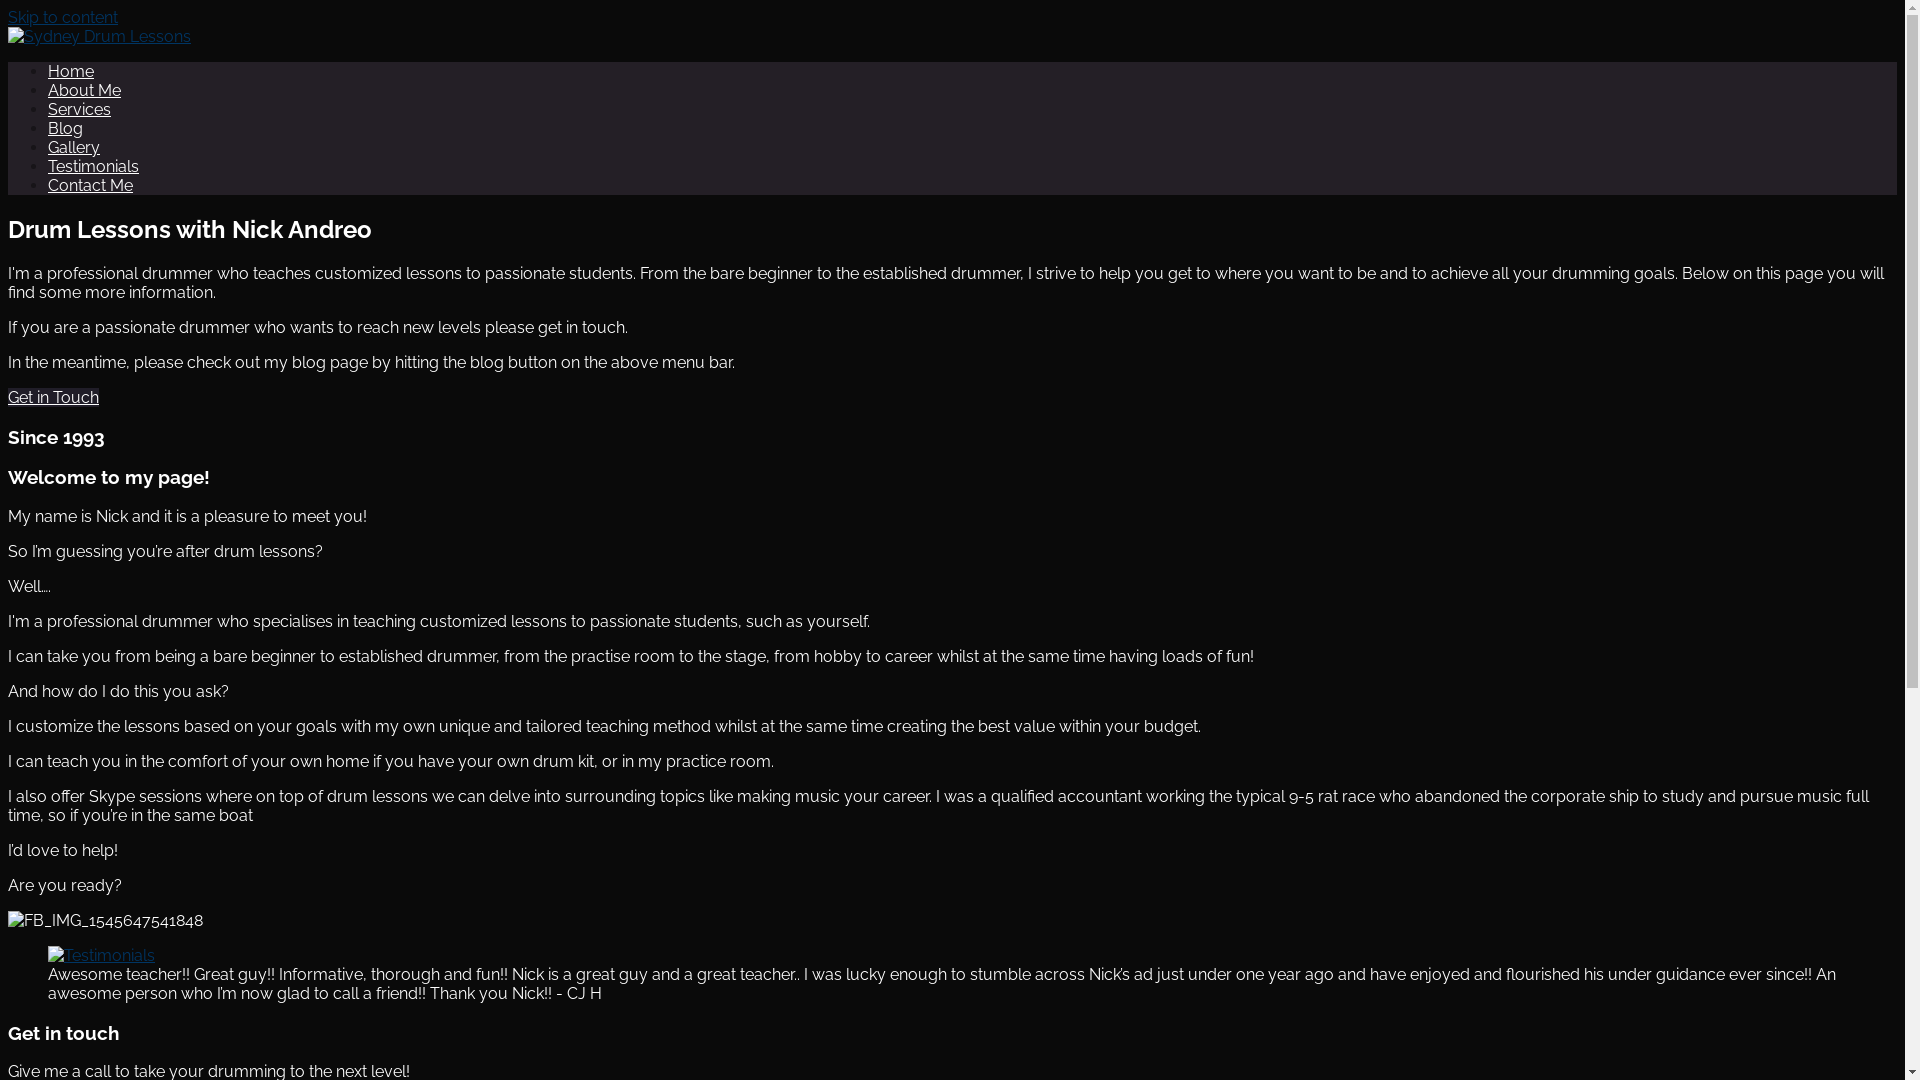 This screenshot has height=1080, width=1920. What do you see at coordinates (73, 146) in the screenshot?
I see `'Gallery'` at bounding box center [73, 146].